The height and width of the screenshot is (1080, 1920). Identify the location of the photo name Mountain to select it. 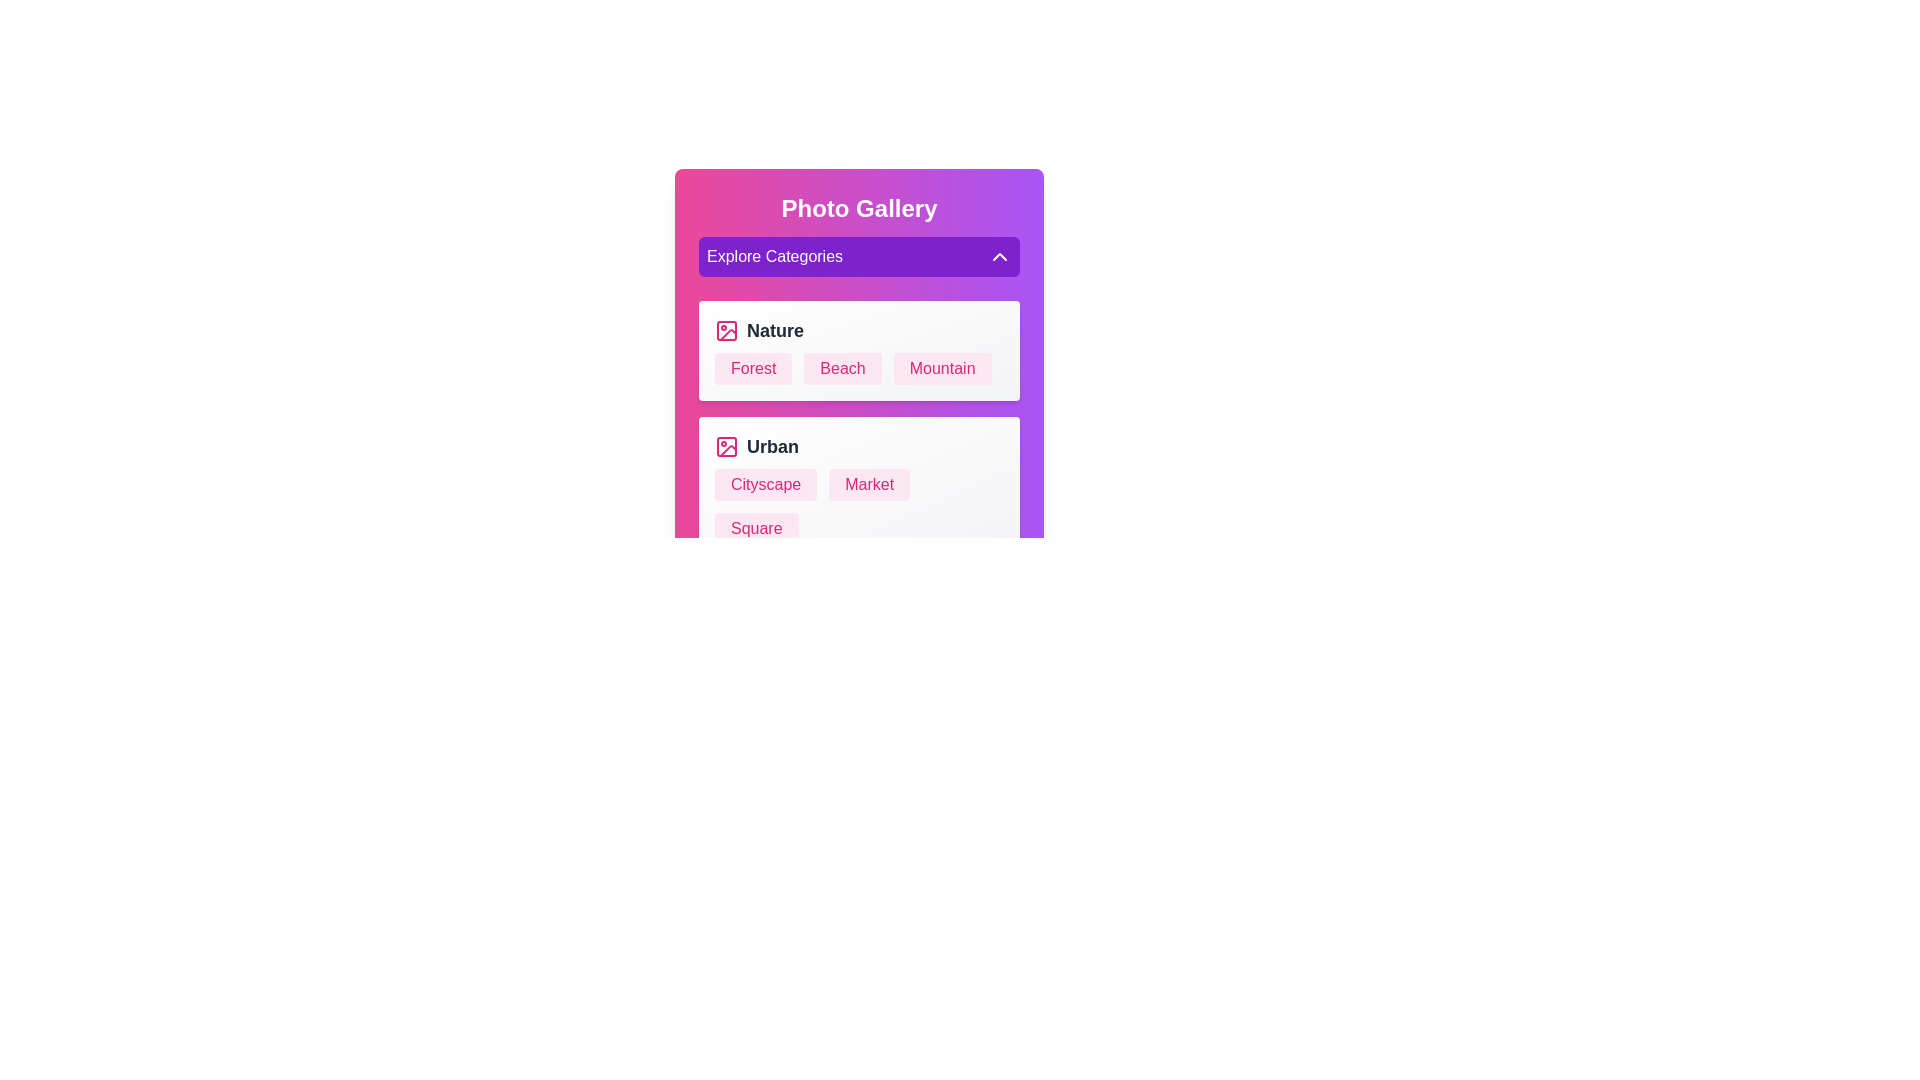
(941, 369).